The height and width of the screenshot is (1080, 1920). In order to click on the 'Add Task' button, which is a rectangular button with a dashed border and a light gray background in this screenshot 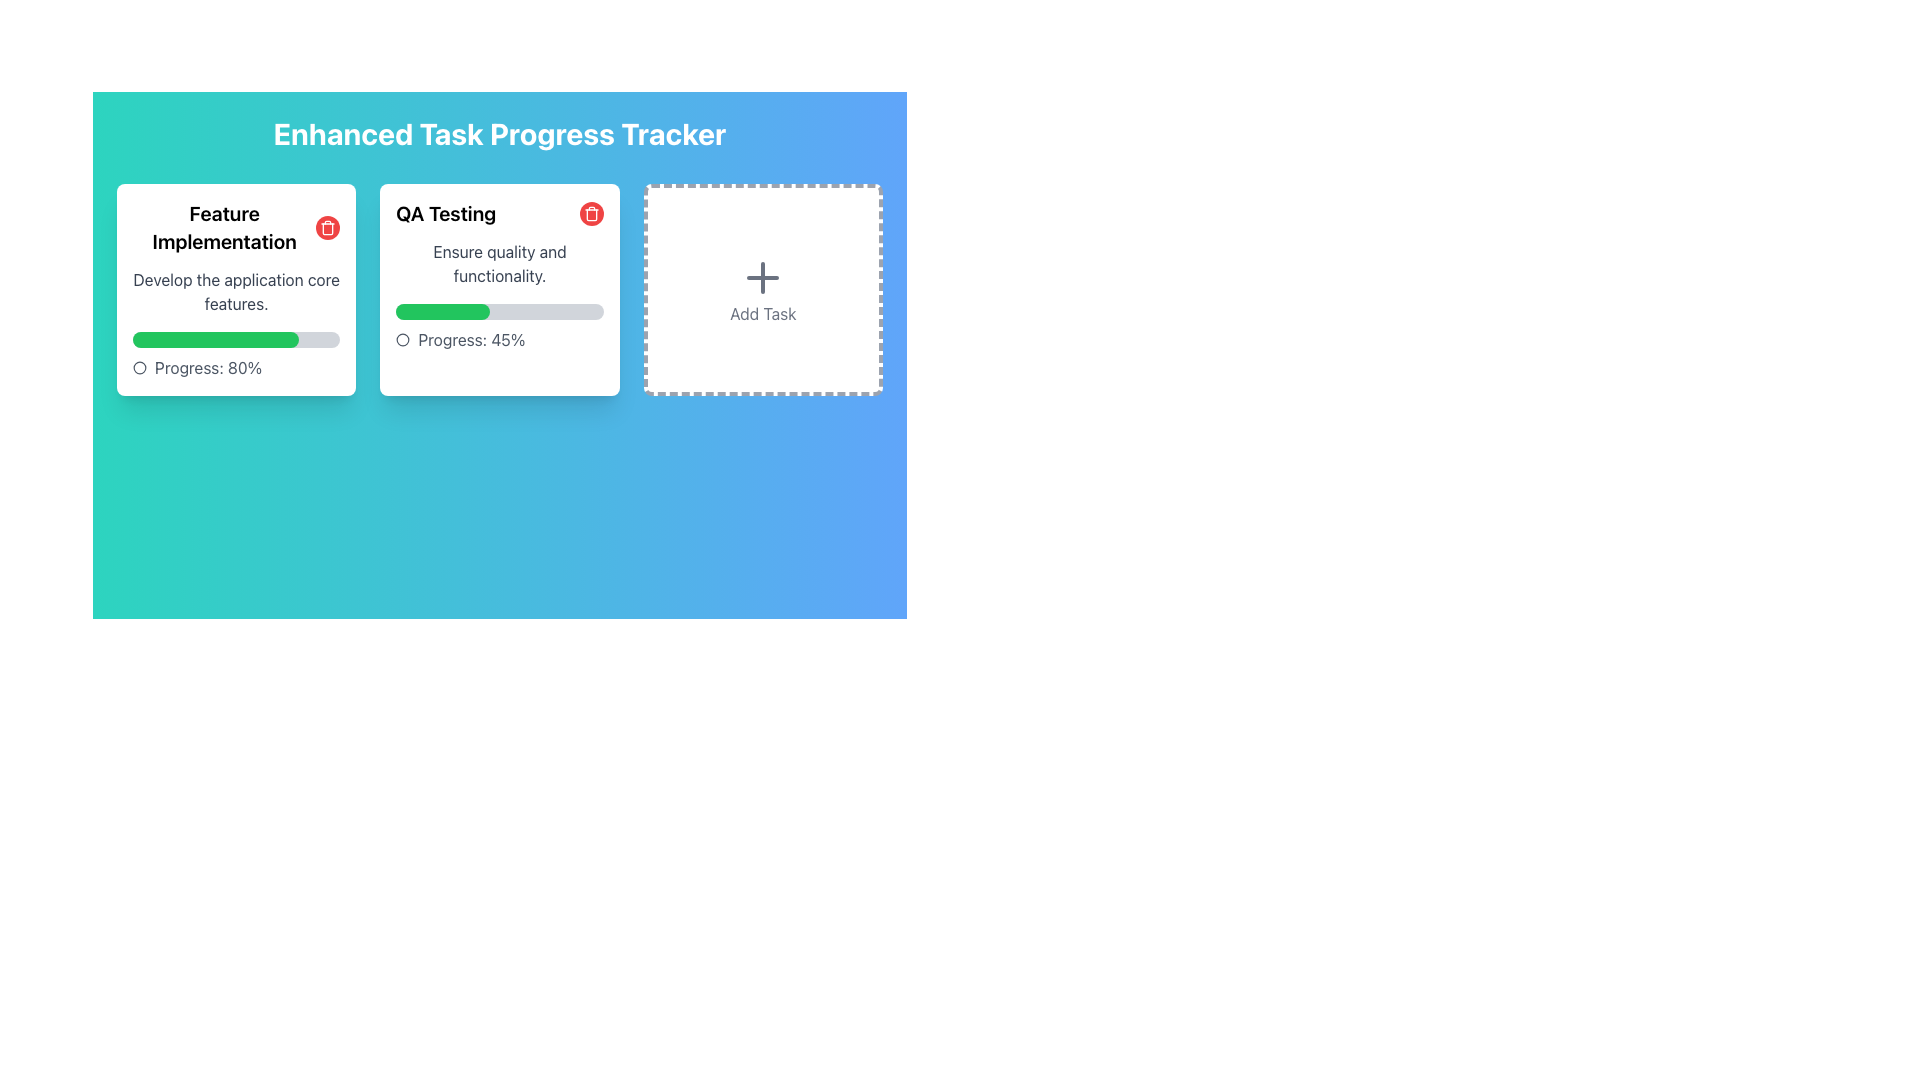, I will do `click(762, 289)`.